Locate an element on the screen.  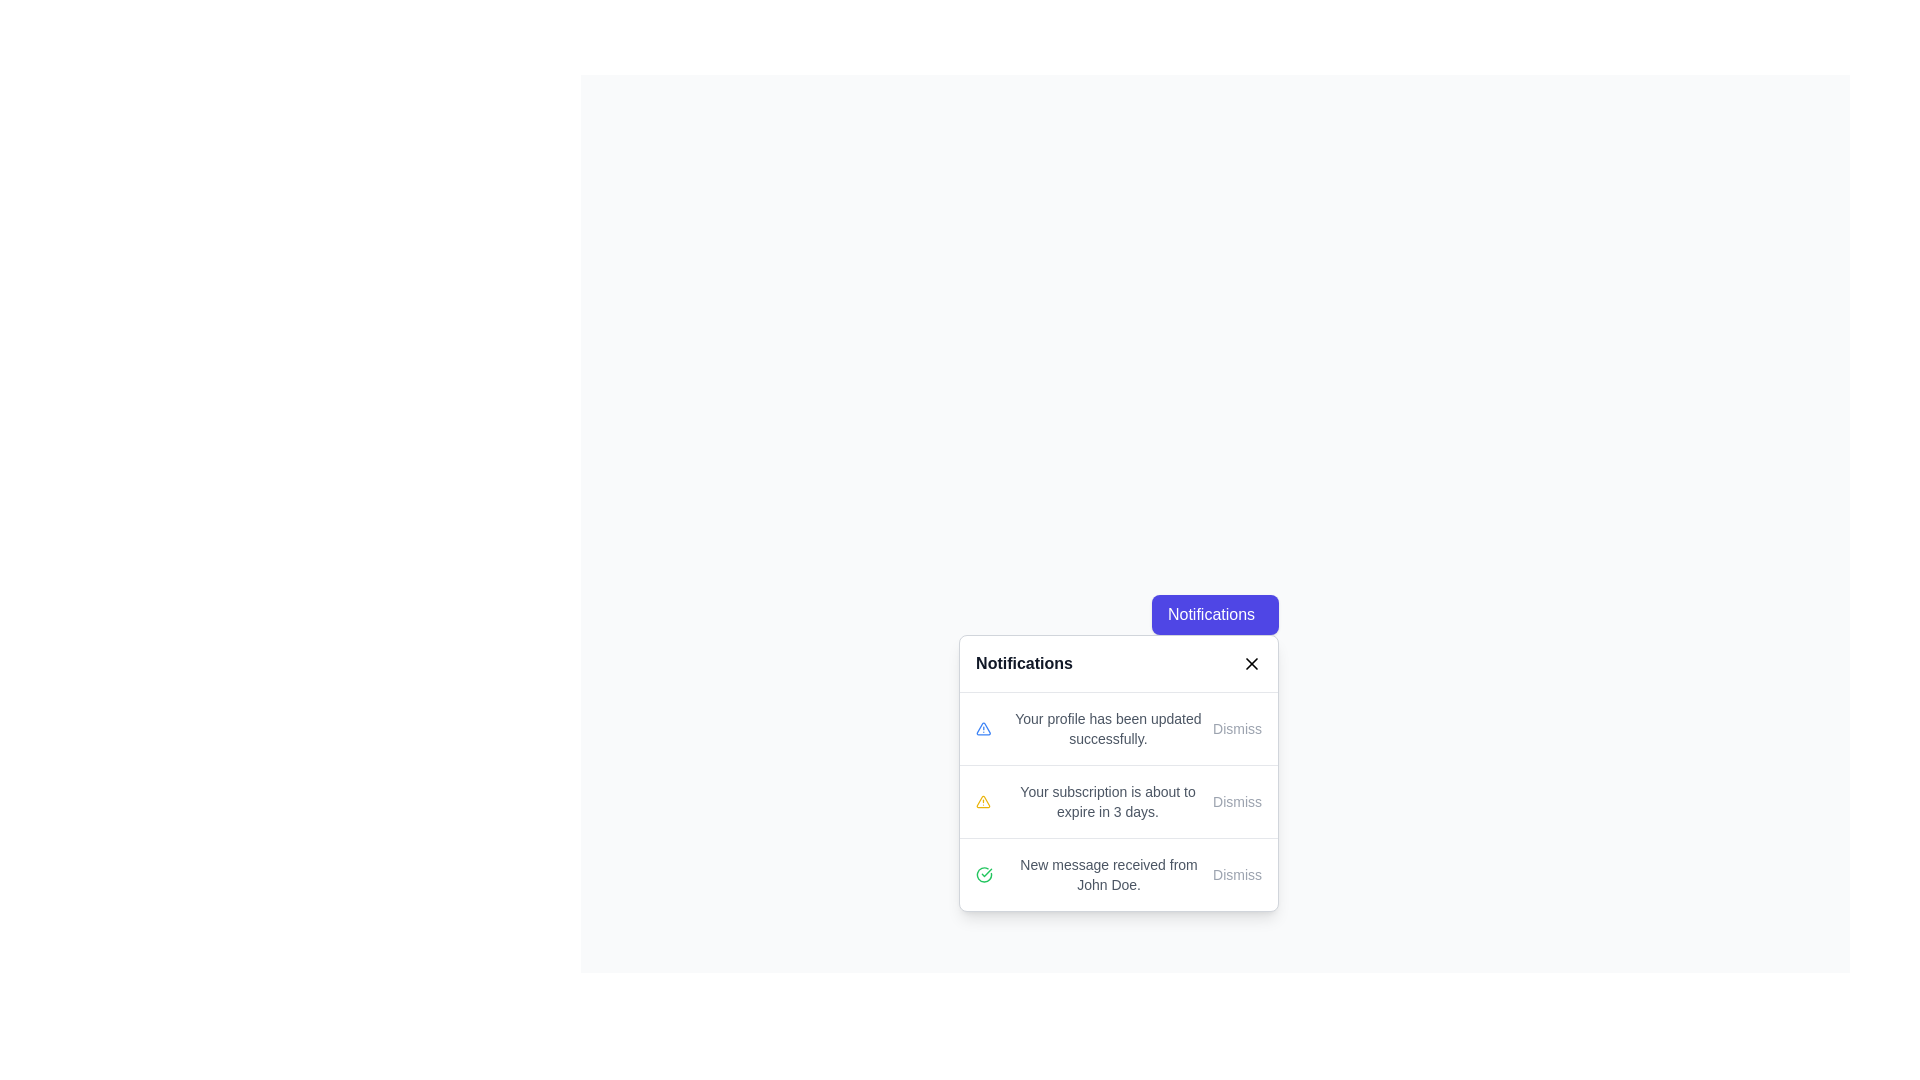
the second notification message that informs the user about their subscription expiring in three days is located at coordinates (1093, 801).